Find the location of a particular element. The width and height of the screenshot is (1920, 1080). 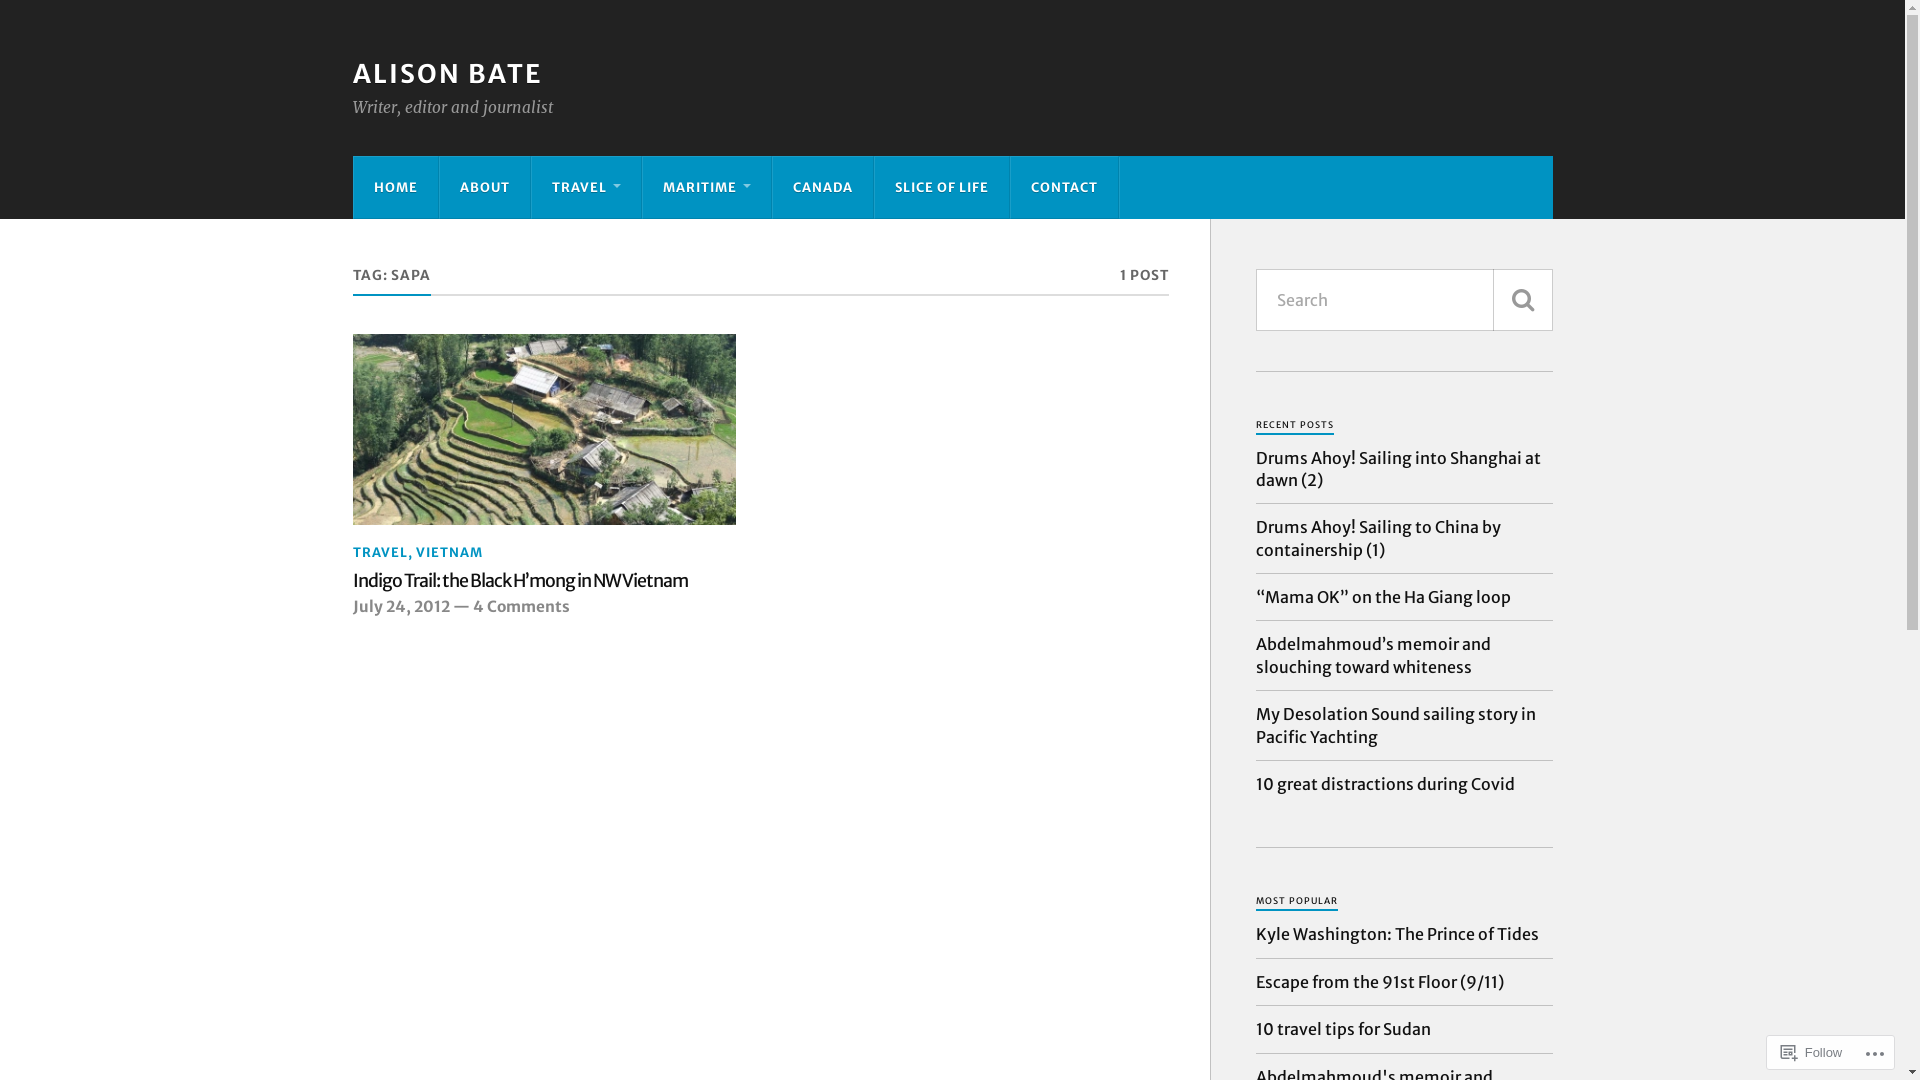

'Kyle Washington: The Prince of Tides' is located at coordinates (1396, 933).